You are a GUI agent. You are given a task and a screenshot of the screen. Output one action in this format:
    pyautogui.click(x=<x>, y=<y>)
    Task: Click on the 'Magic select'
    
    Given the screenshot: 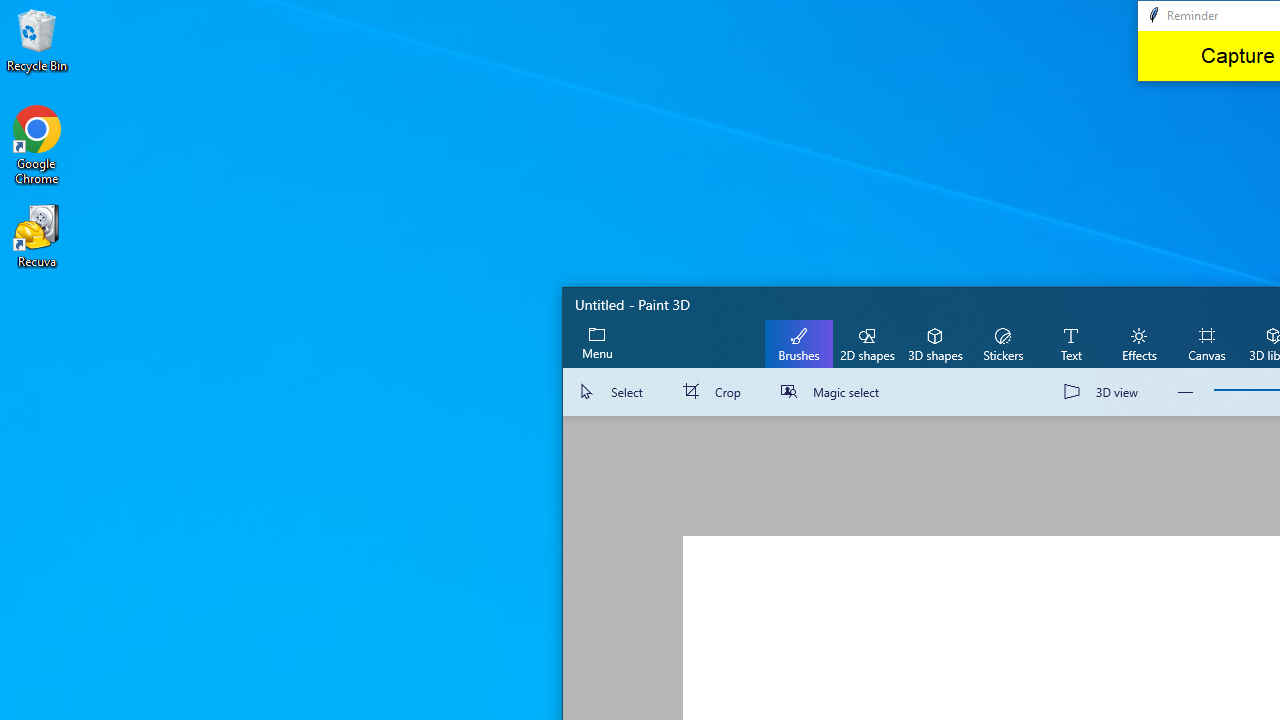 What is the action you would take?
    pyautogui.click(x=833, y=392)
    